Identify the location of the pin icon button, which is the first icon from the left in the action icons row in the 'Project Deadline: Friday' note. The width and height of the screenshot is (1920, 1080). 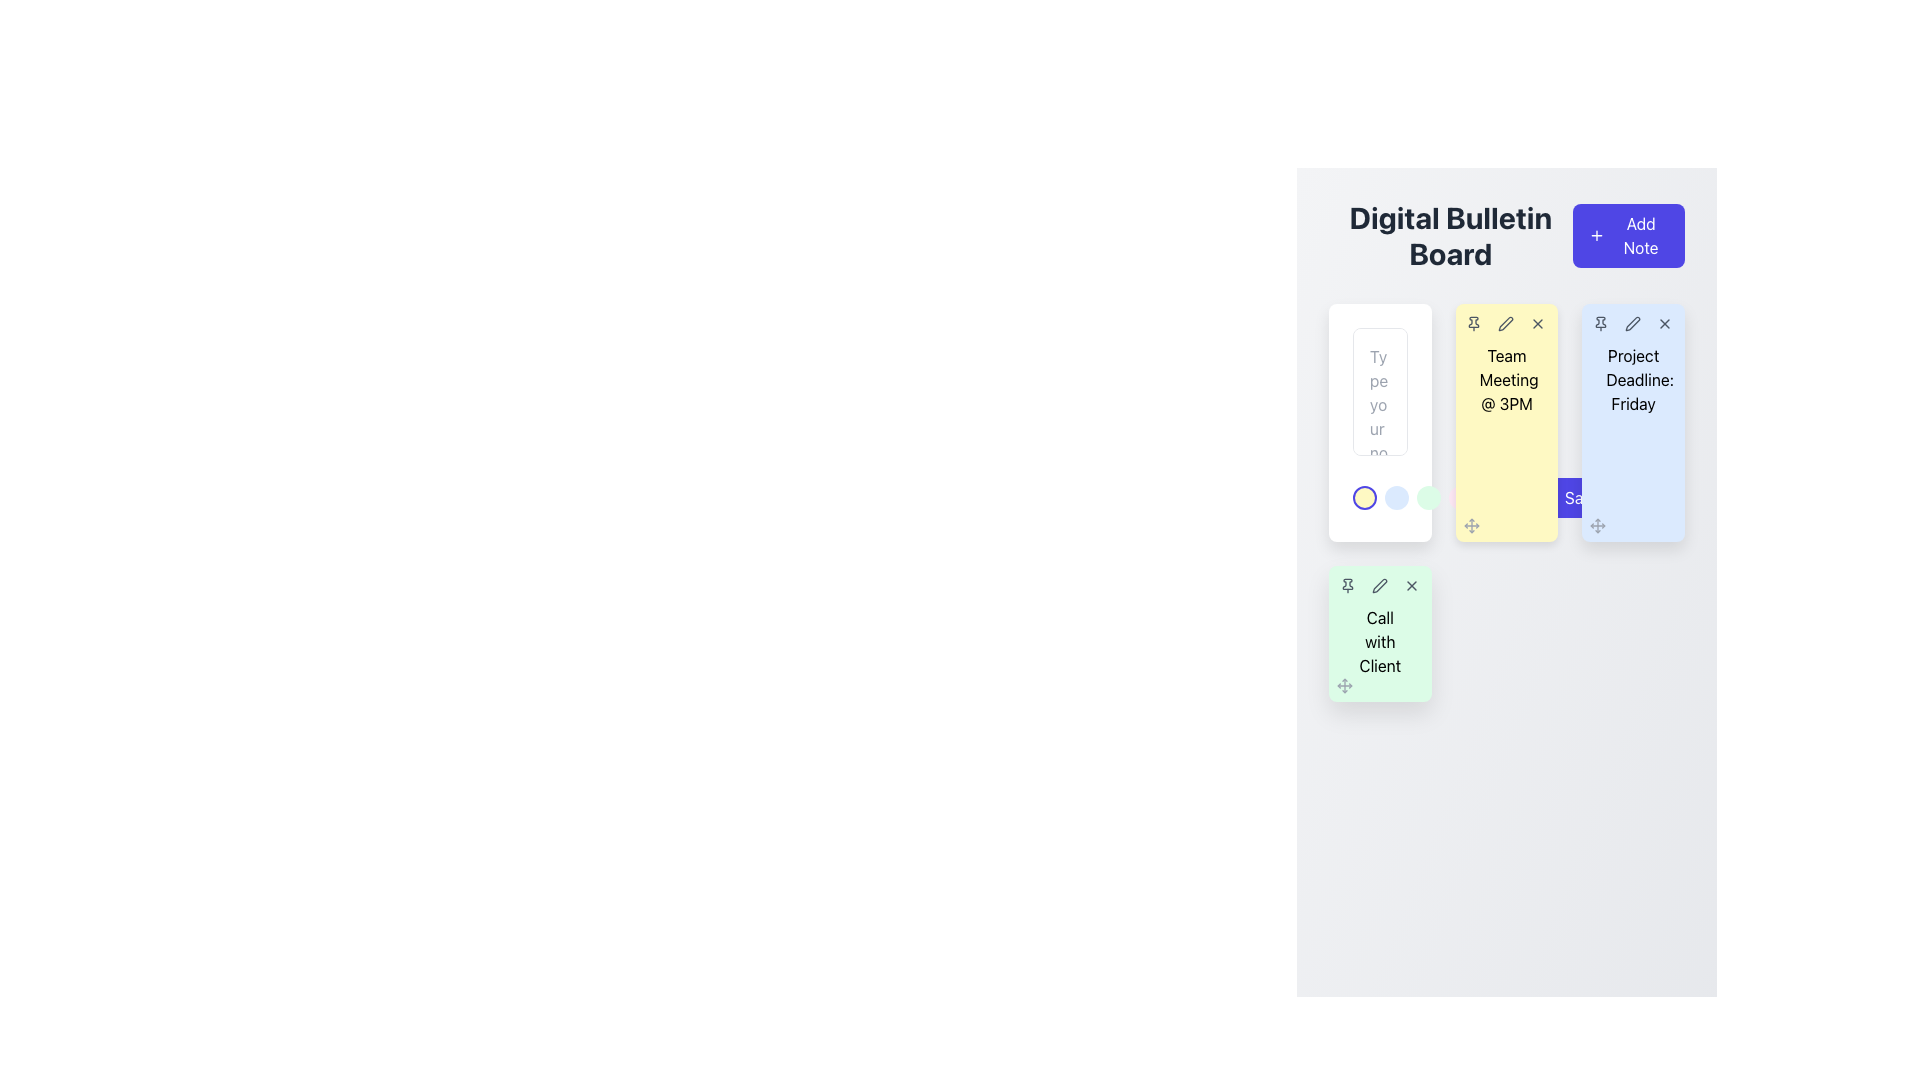
(1600, 323).